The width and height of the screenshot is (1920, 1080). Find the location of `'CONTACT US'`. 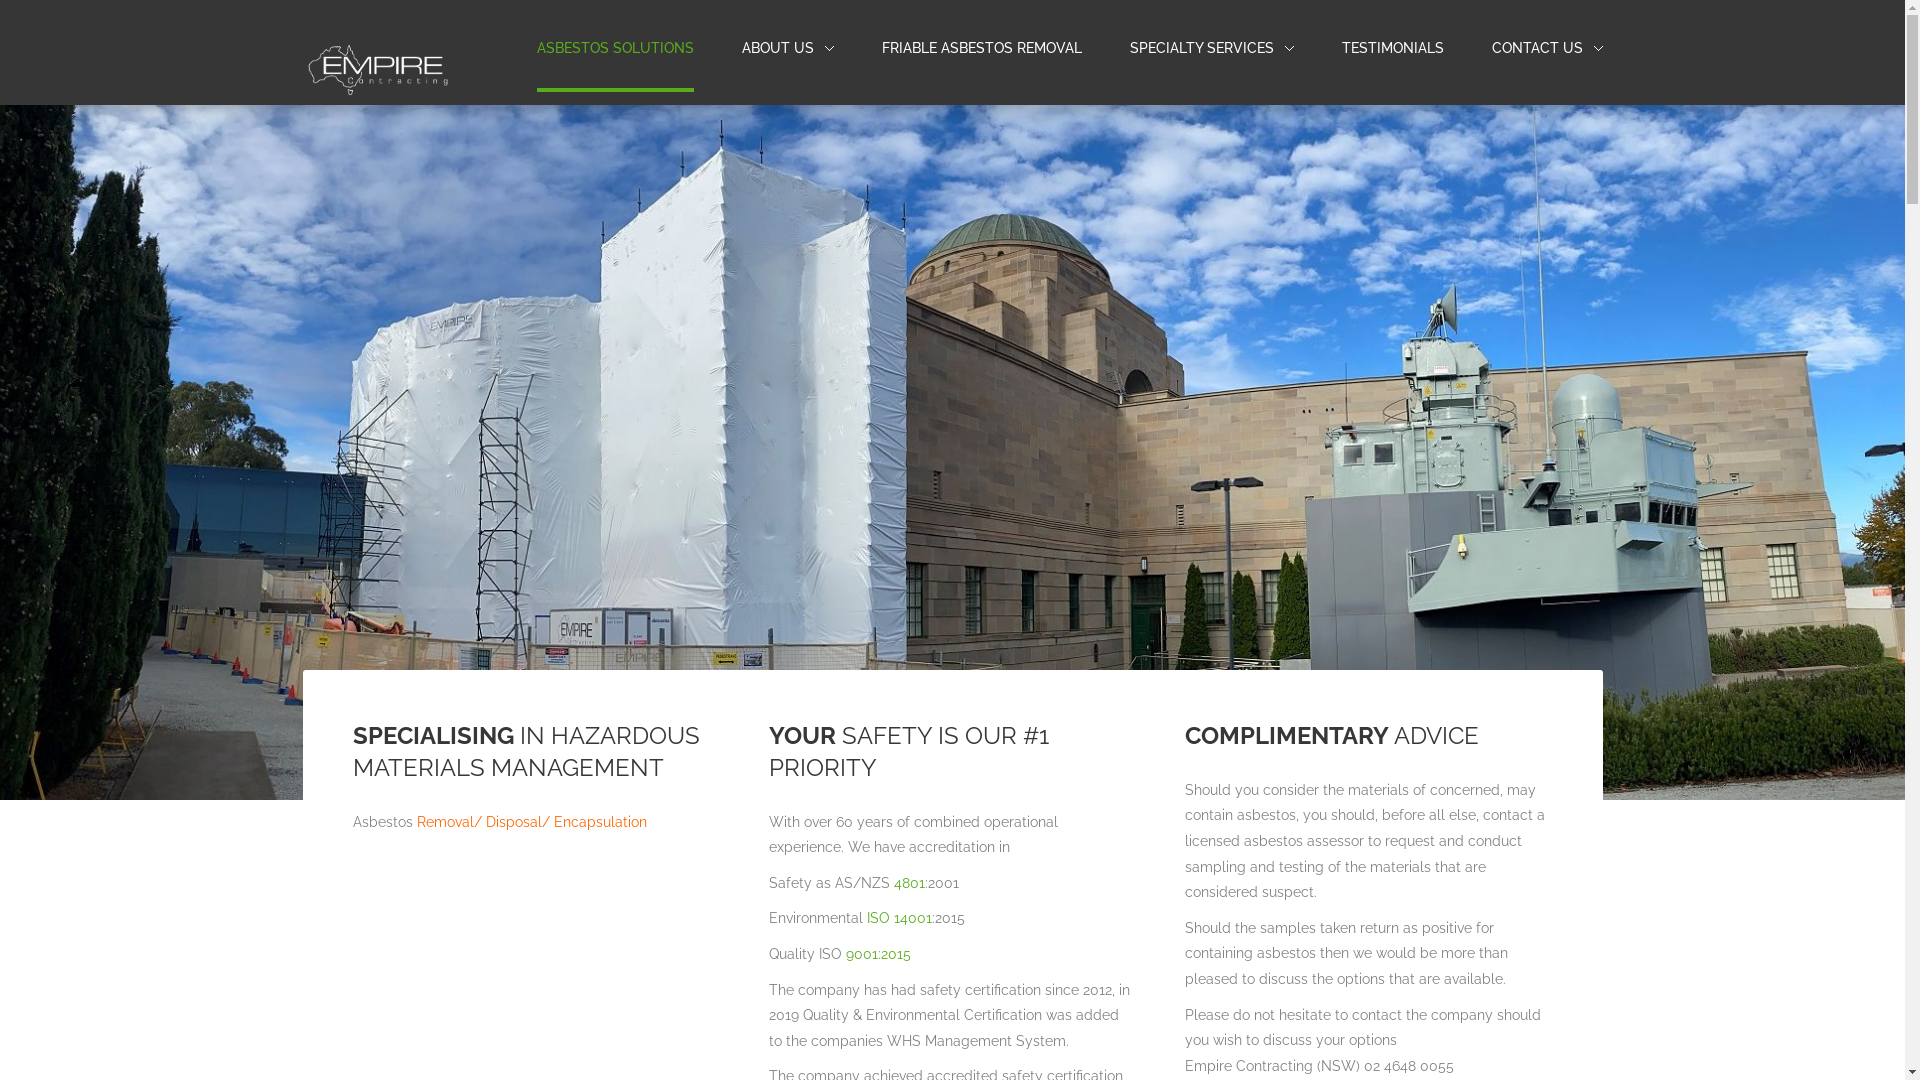

'CONTACT US' is located at coordinates (1546, 48).